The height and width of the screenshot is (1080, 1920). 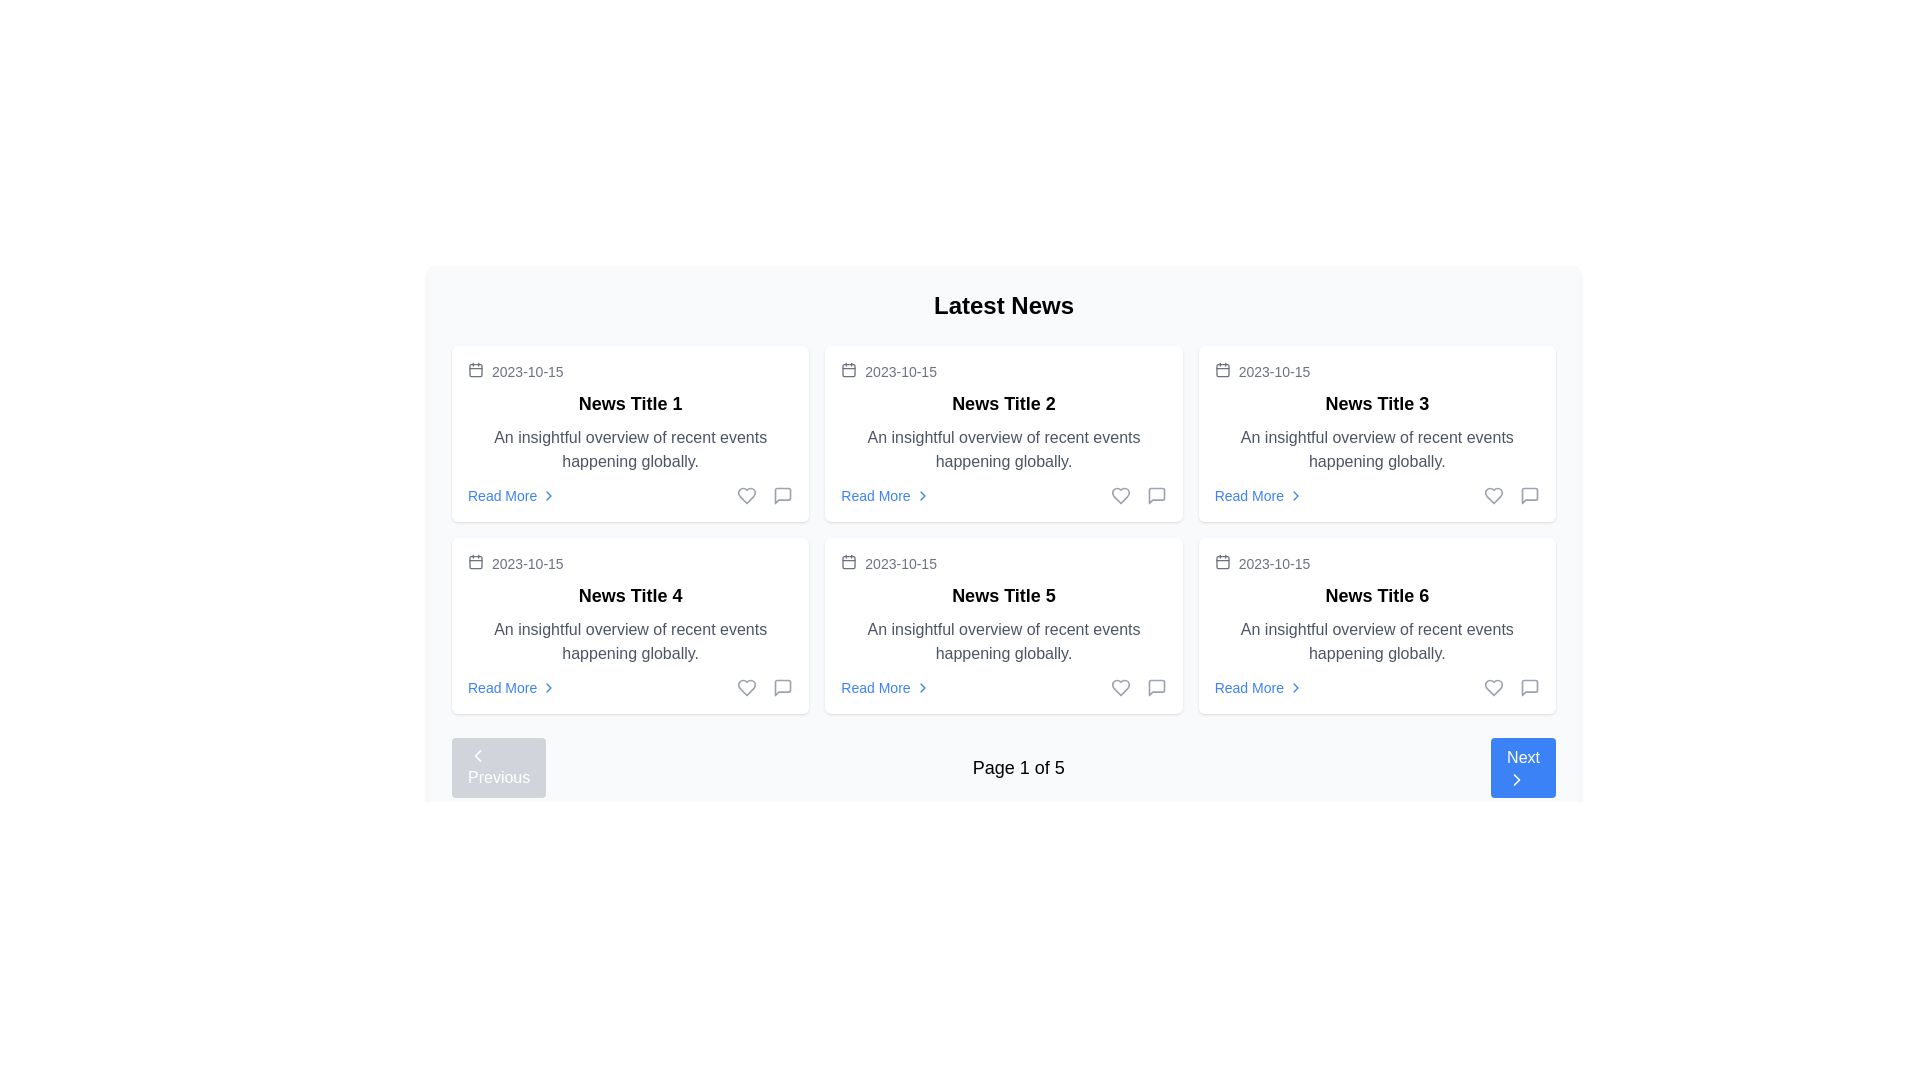 What do you see at coordinates (1221, 370) in the screenshot?
I see `the icon representing the publication date of the news article located in the top-left section of the card labeled 'News Title 3'` at bounding box center [1221, 370].